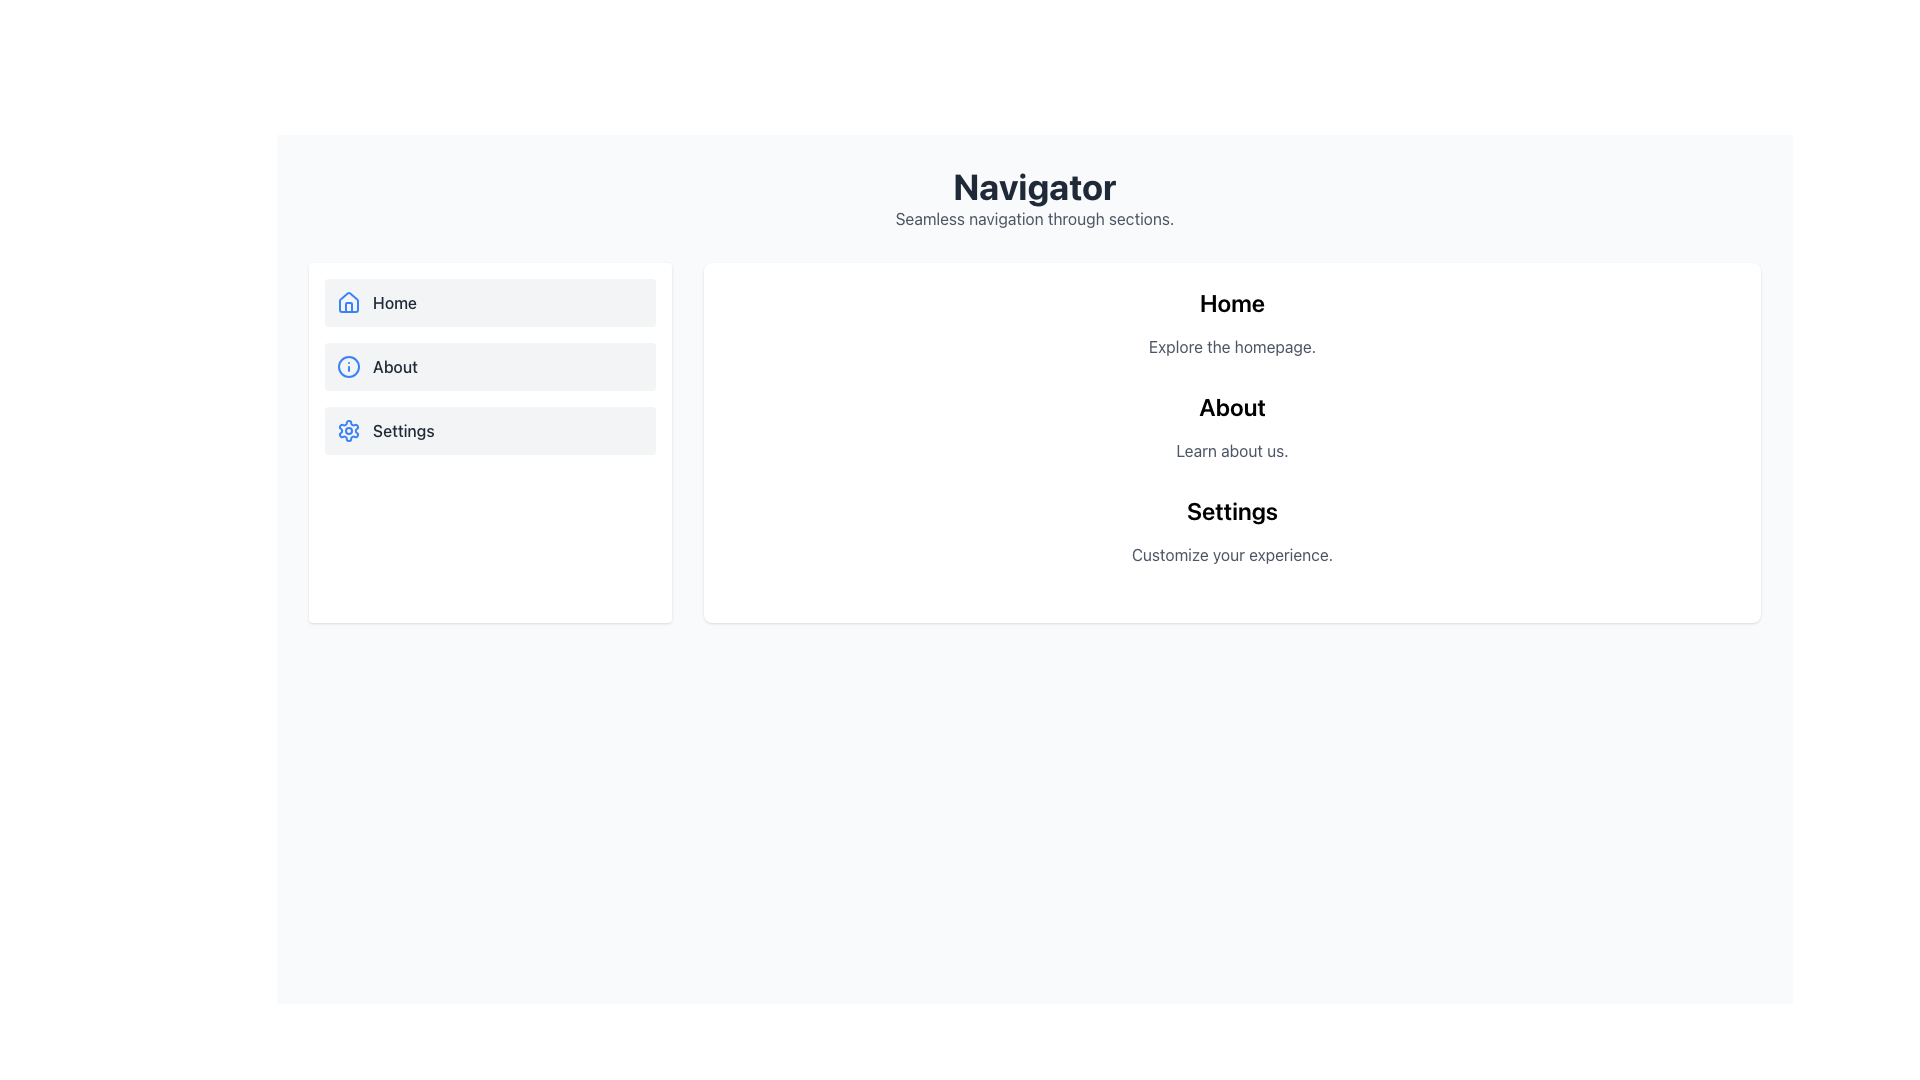 The height and width of the screenshot is (1080, 1920). What do you see at coordinates (1231, 303) in the screenshot?
I see `the text header labeled 'Home', which is prominently displayed at the top of the section with bold characters` at bounding box center [1231, 303].